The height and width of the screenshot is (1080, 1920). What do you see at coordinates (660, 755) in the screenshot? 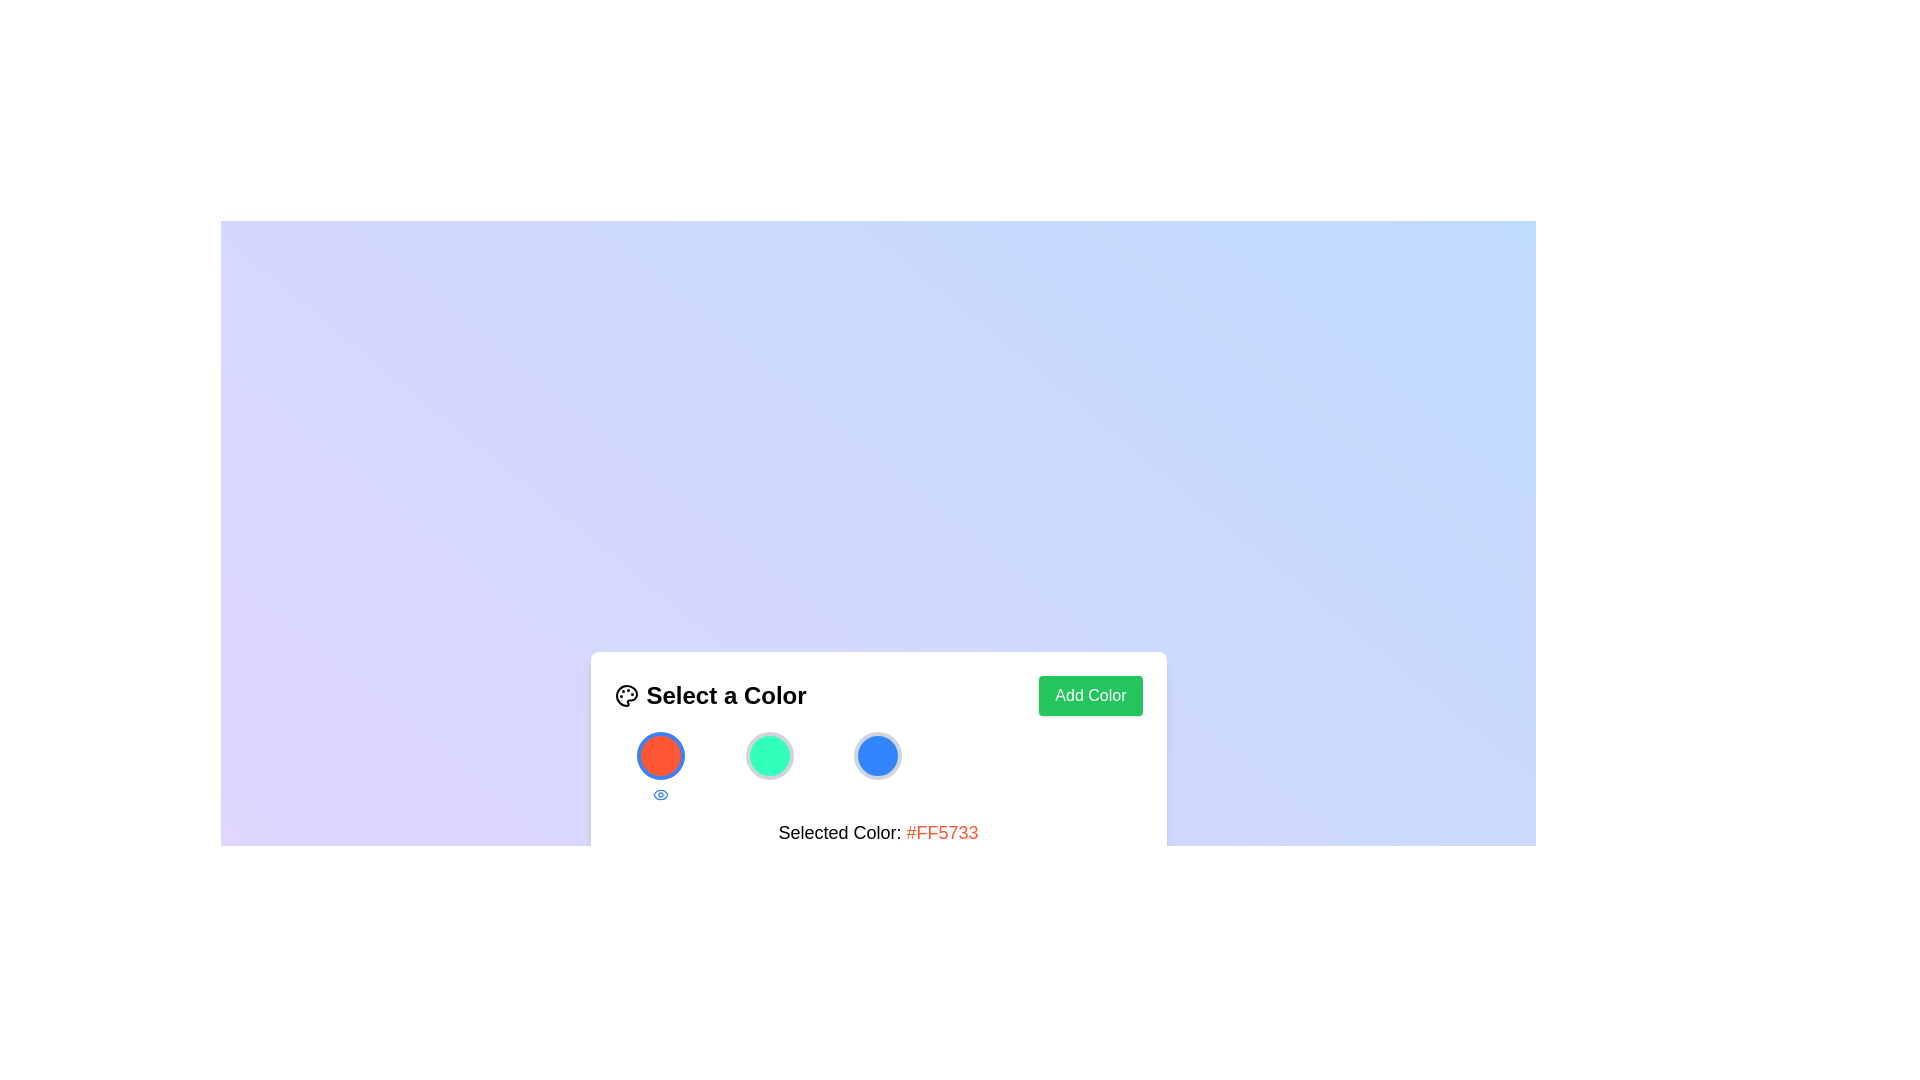
I see `the first circular button representing the color red with RGB code #FF5733` at bounding box center [660, 755].